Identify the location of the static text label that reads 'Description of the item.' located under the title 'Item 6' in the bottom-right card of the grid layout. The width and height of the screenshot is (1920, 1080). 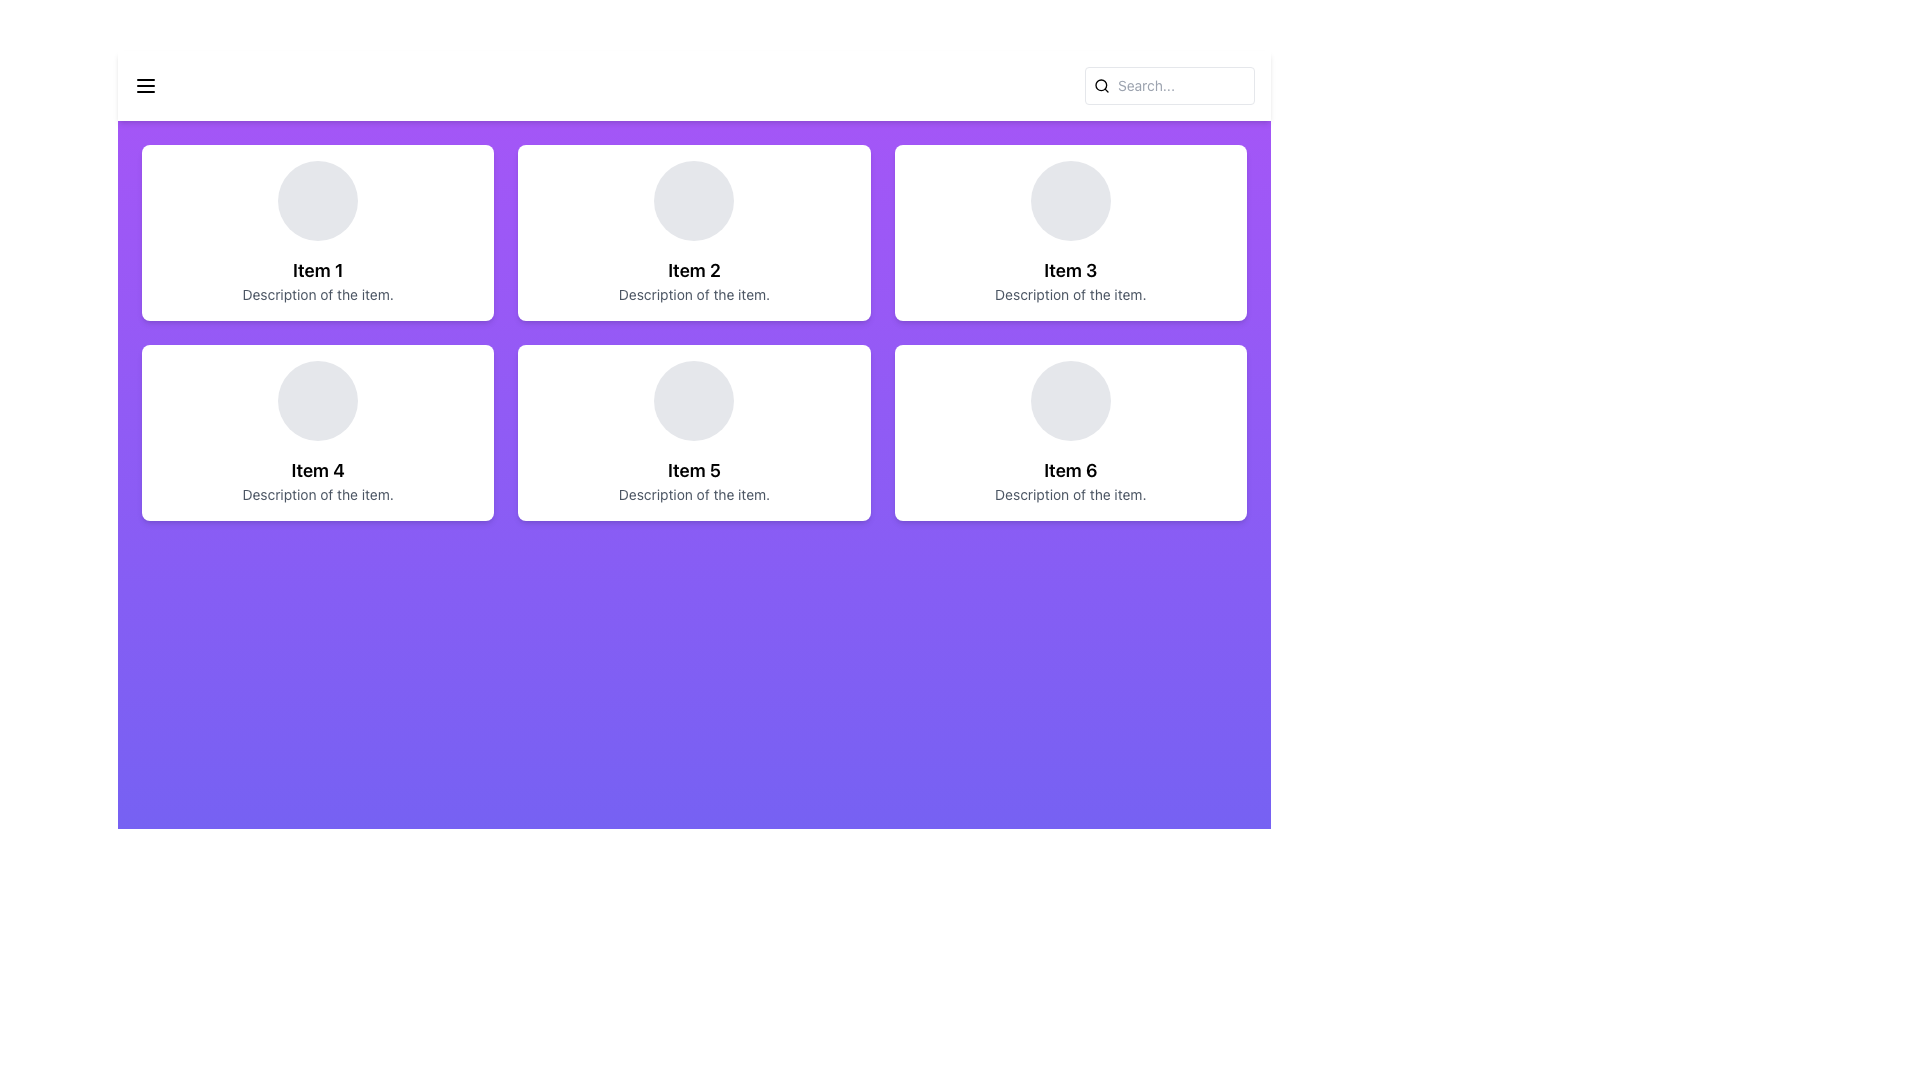
(1069, 494).